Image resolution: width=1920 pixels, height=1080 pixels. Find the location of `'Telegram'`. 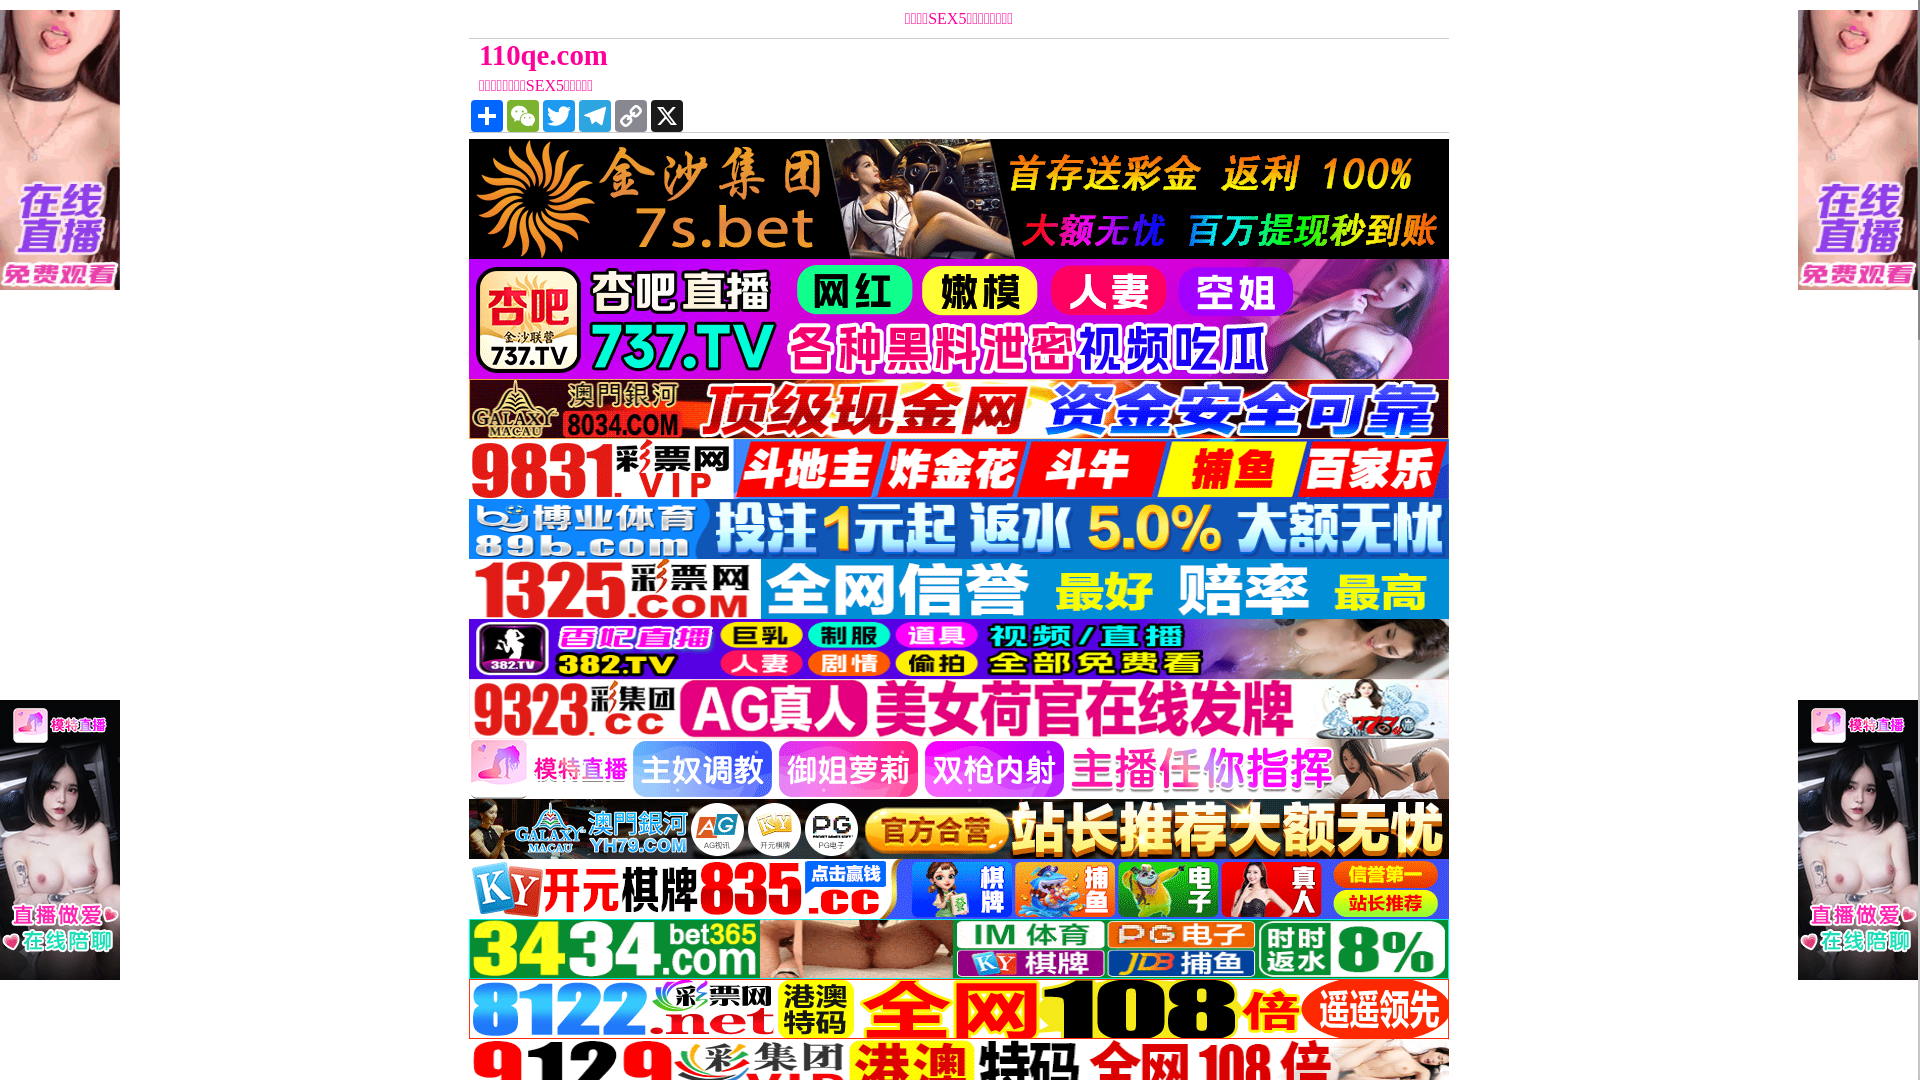

'Telegram' is located at coordinates (575, 115).